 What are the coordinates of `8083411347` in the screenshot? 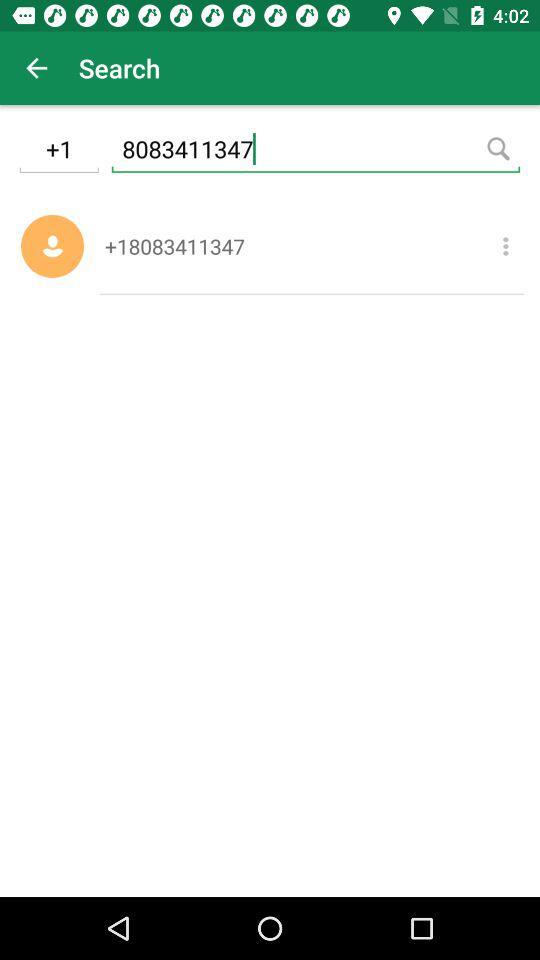 It's located at (315, 151).